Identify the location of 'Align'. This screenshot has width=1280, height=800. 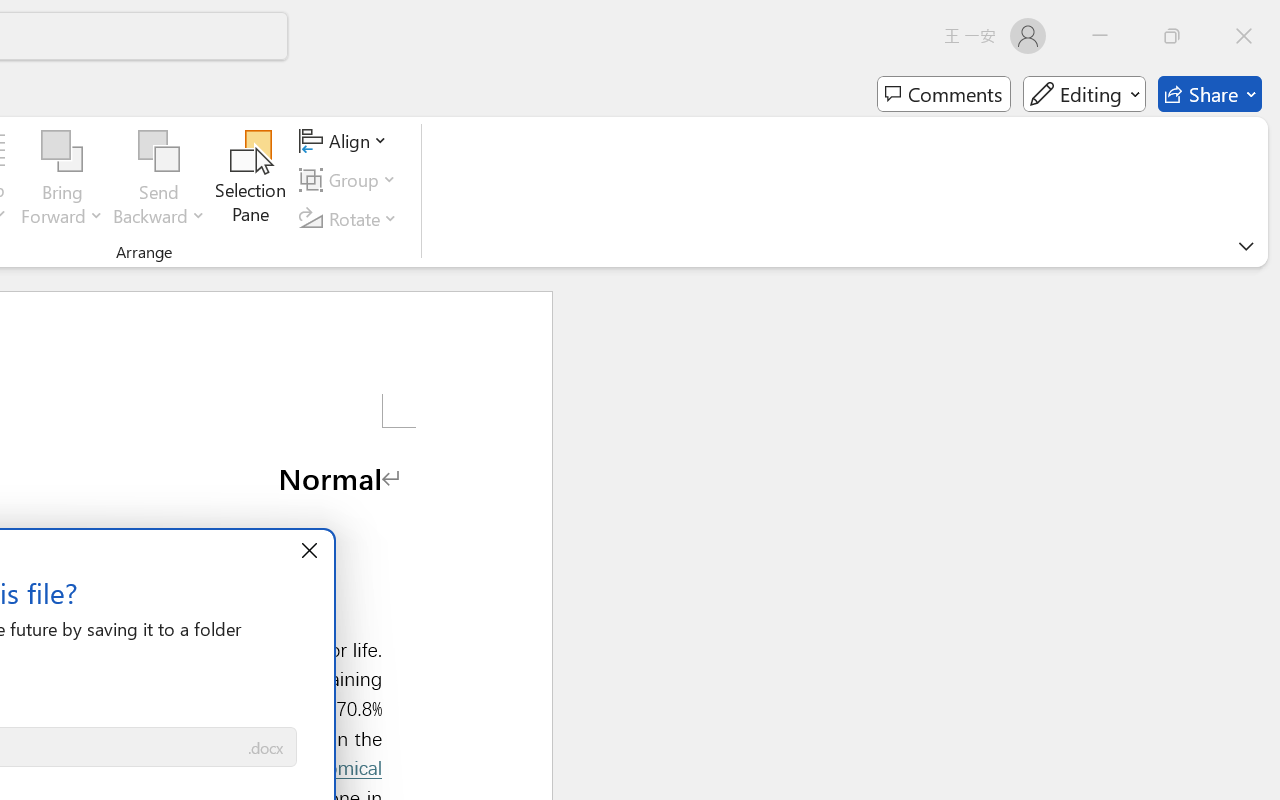
(346, 141).